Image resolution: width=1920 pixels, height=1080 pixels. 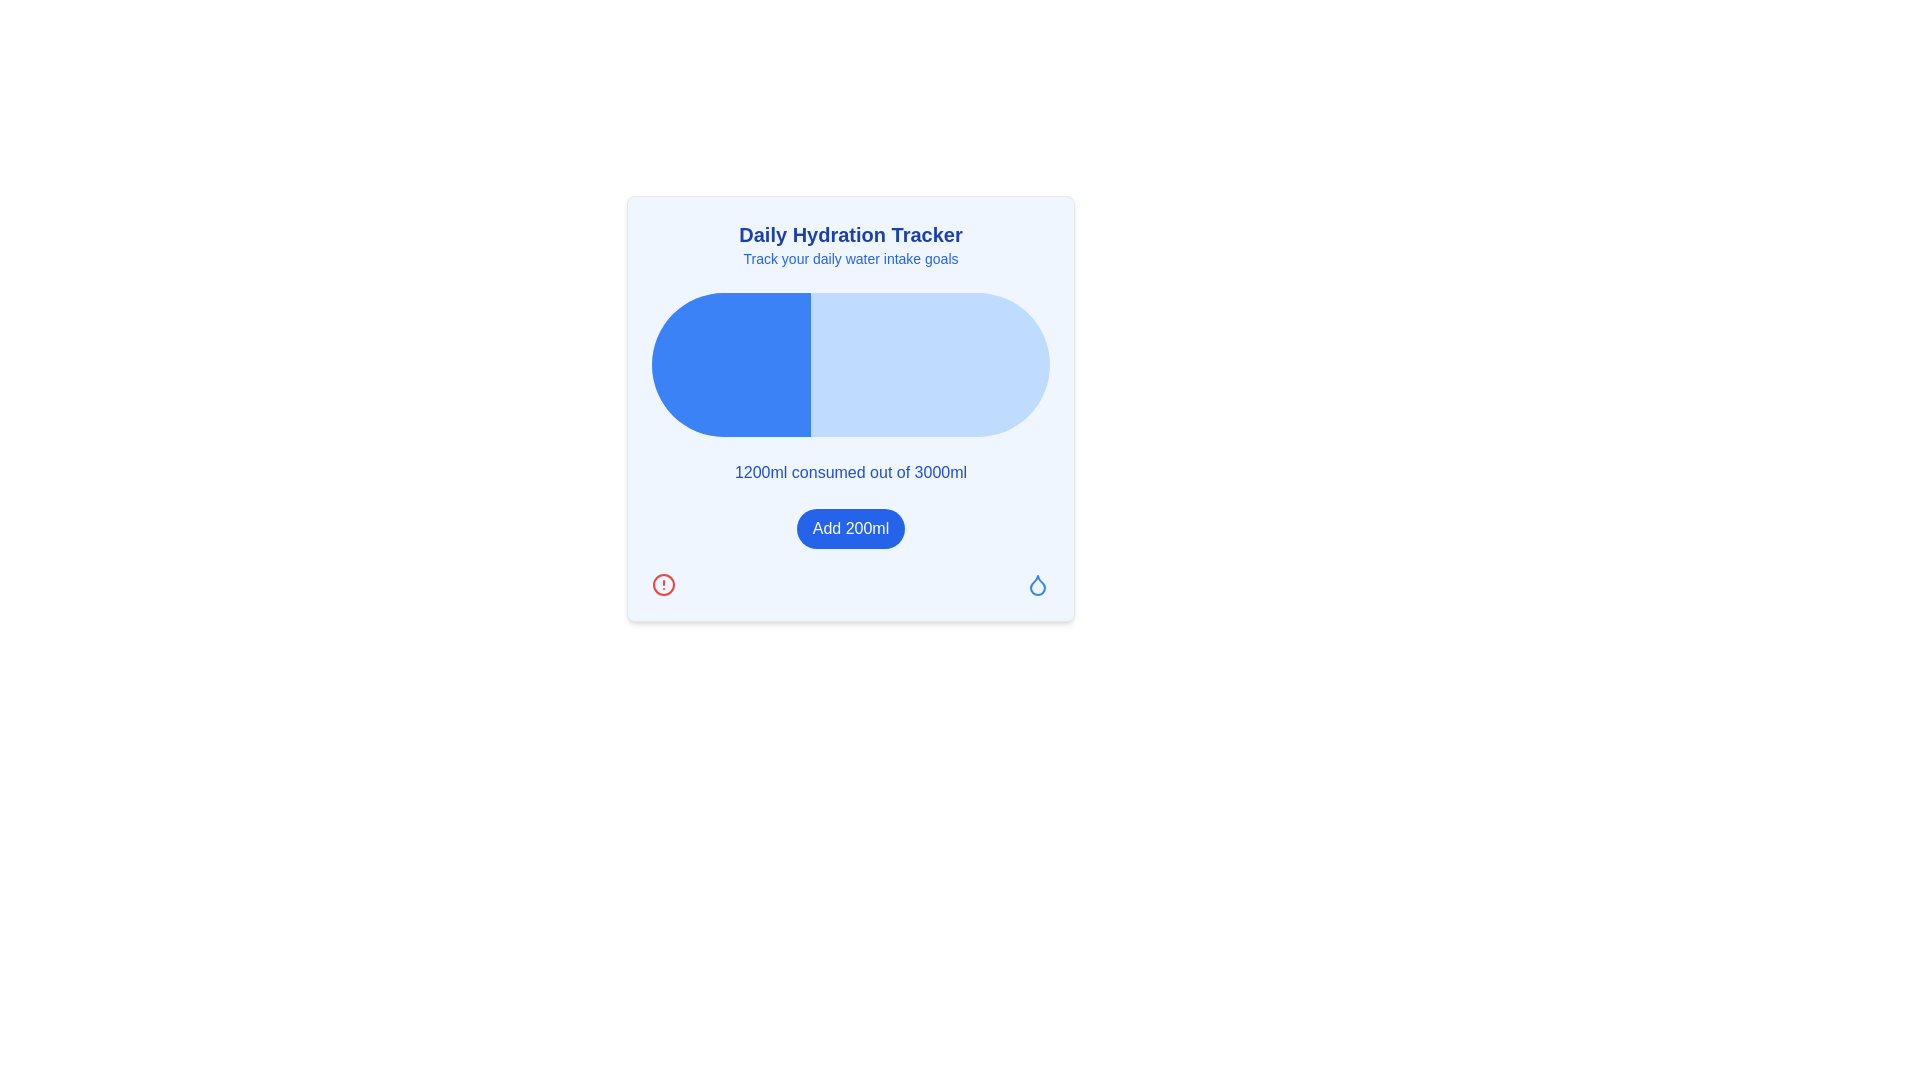 What do you see at coordinates (850, 257) in the screenshot?
I see `the subtitle text element located beneath 'Daily Hydration Tracker' in the hydration tracker section` at bounding box center [850, 257].